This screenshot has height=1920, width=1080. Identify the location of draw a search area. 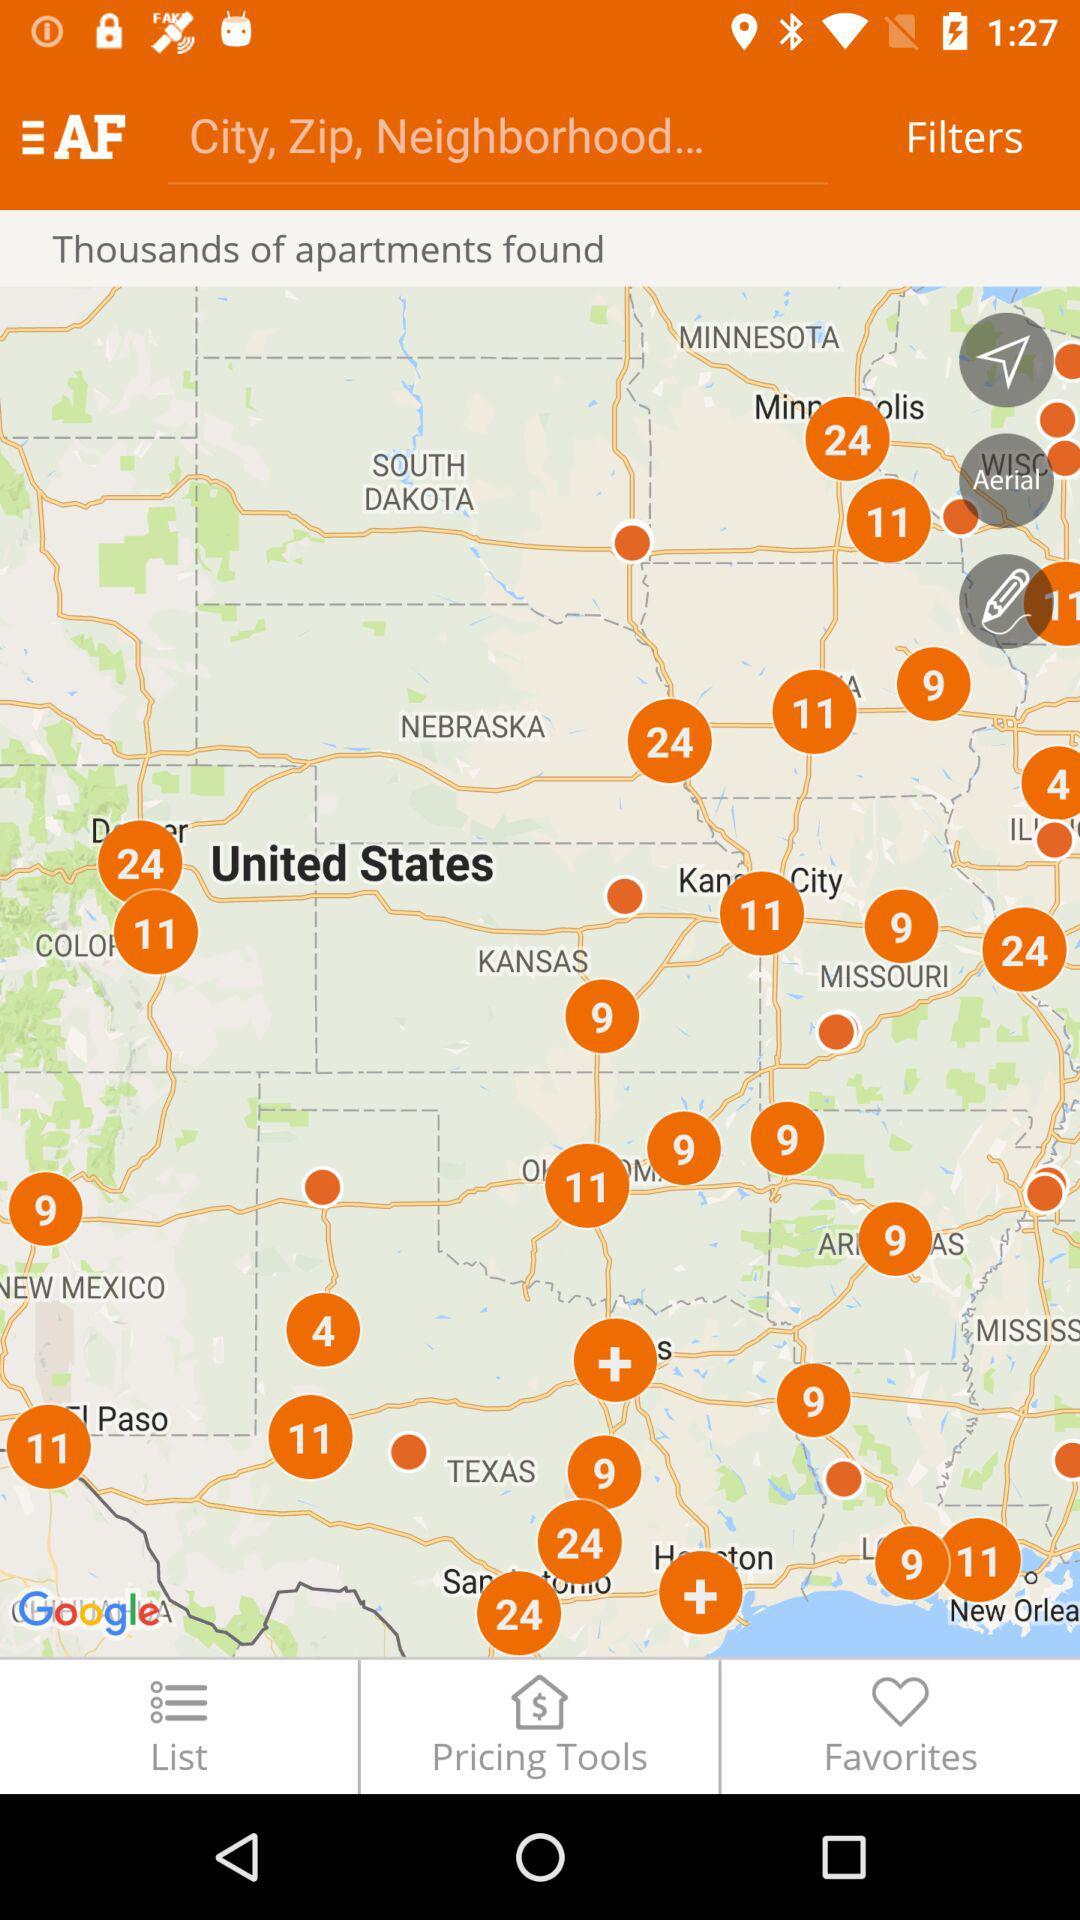
(1006, 600).